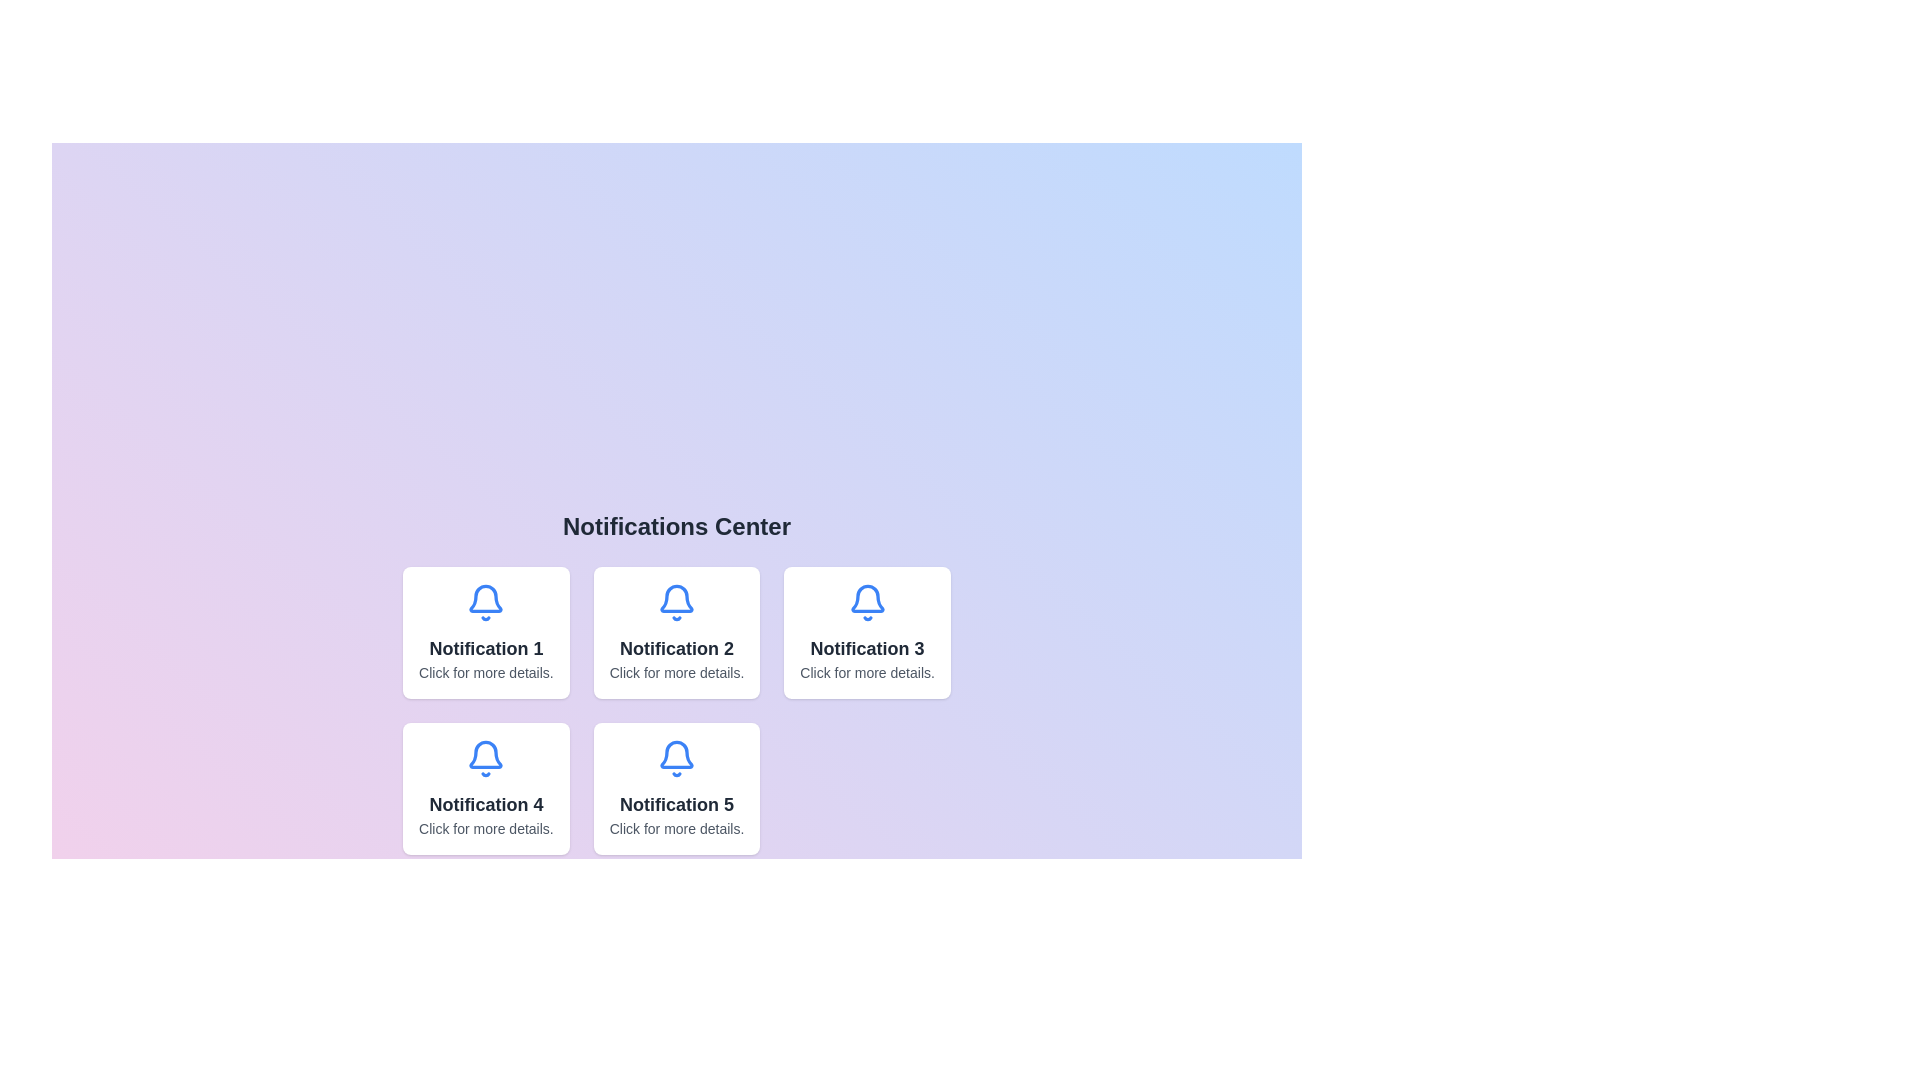 Image resolution: width=1920 pixels, height=1080 pixels. What do you see at coordinates (867, 601) in the screenshot?
I see `the blue bell icon representing notifications located inside the 'Notification 3' card, which is the third card in the top row of a 2-row grid of notification cards` at bounding box center [867, 601].